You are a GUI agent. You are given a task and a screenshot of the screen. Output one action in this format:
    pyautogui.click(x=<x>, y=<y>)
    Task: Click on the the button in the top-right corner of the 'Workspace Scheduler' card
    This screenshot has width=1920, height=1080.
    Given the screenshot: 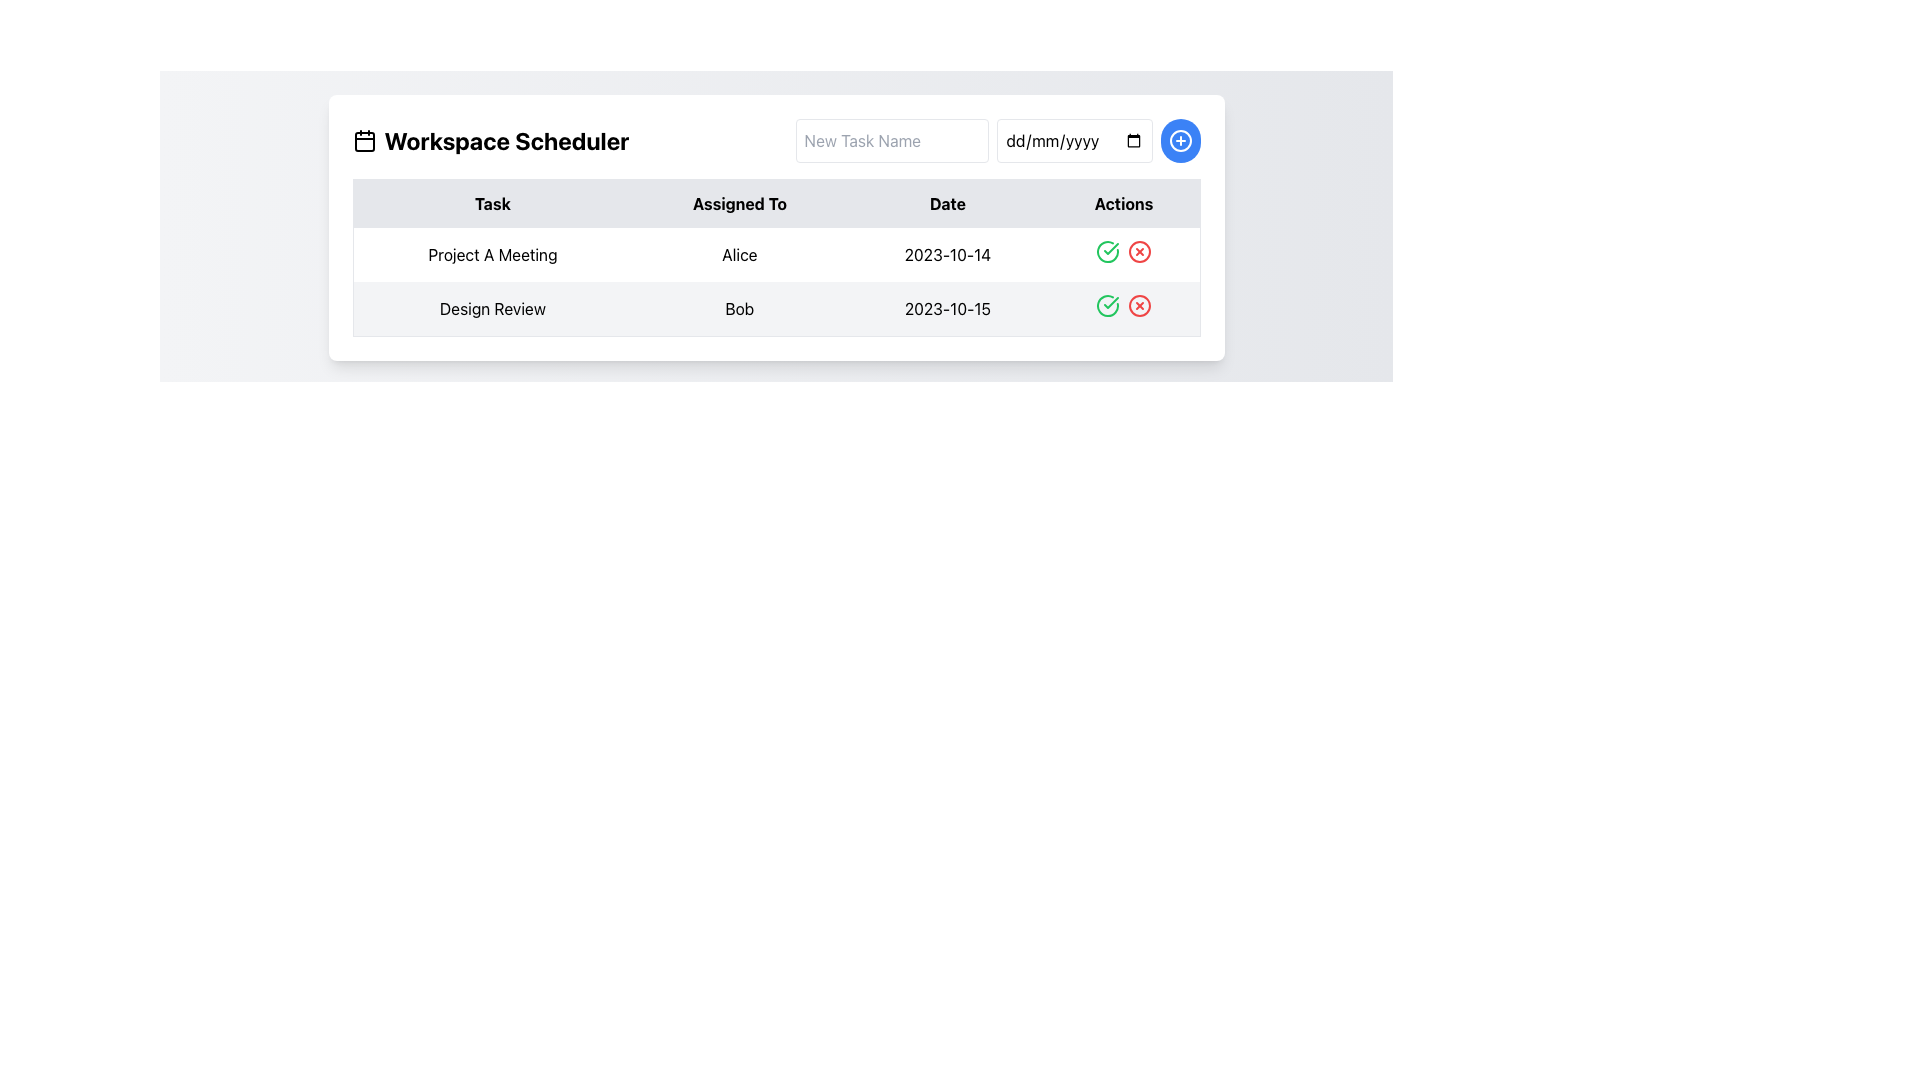 What is the action you would take?
    pyautogui.click(x=1180, y=140)
    